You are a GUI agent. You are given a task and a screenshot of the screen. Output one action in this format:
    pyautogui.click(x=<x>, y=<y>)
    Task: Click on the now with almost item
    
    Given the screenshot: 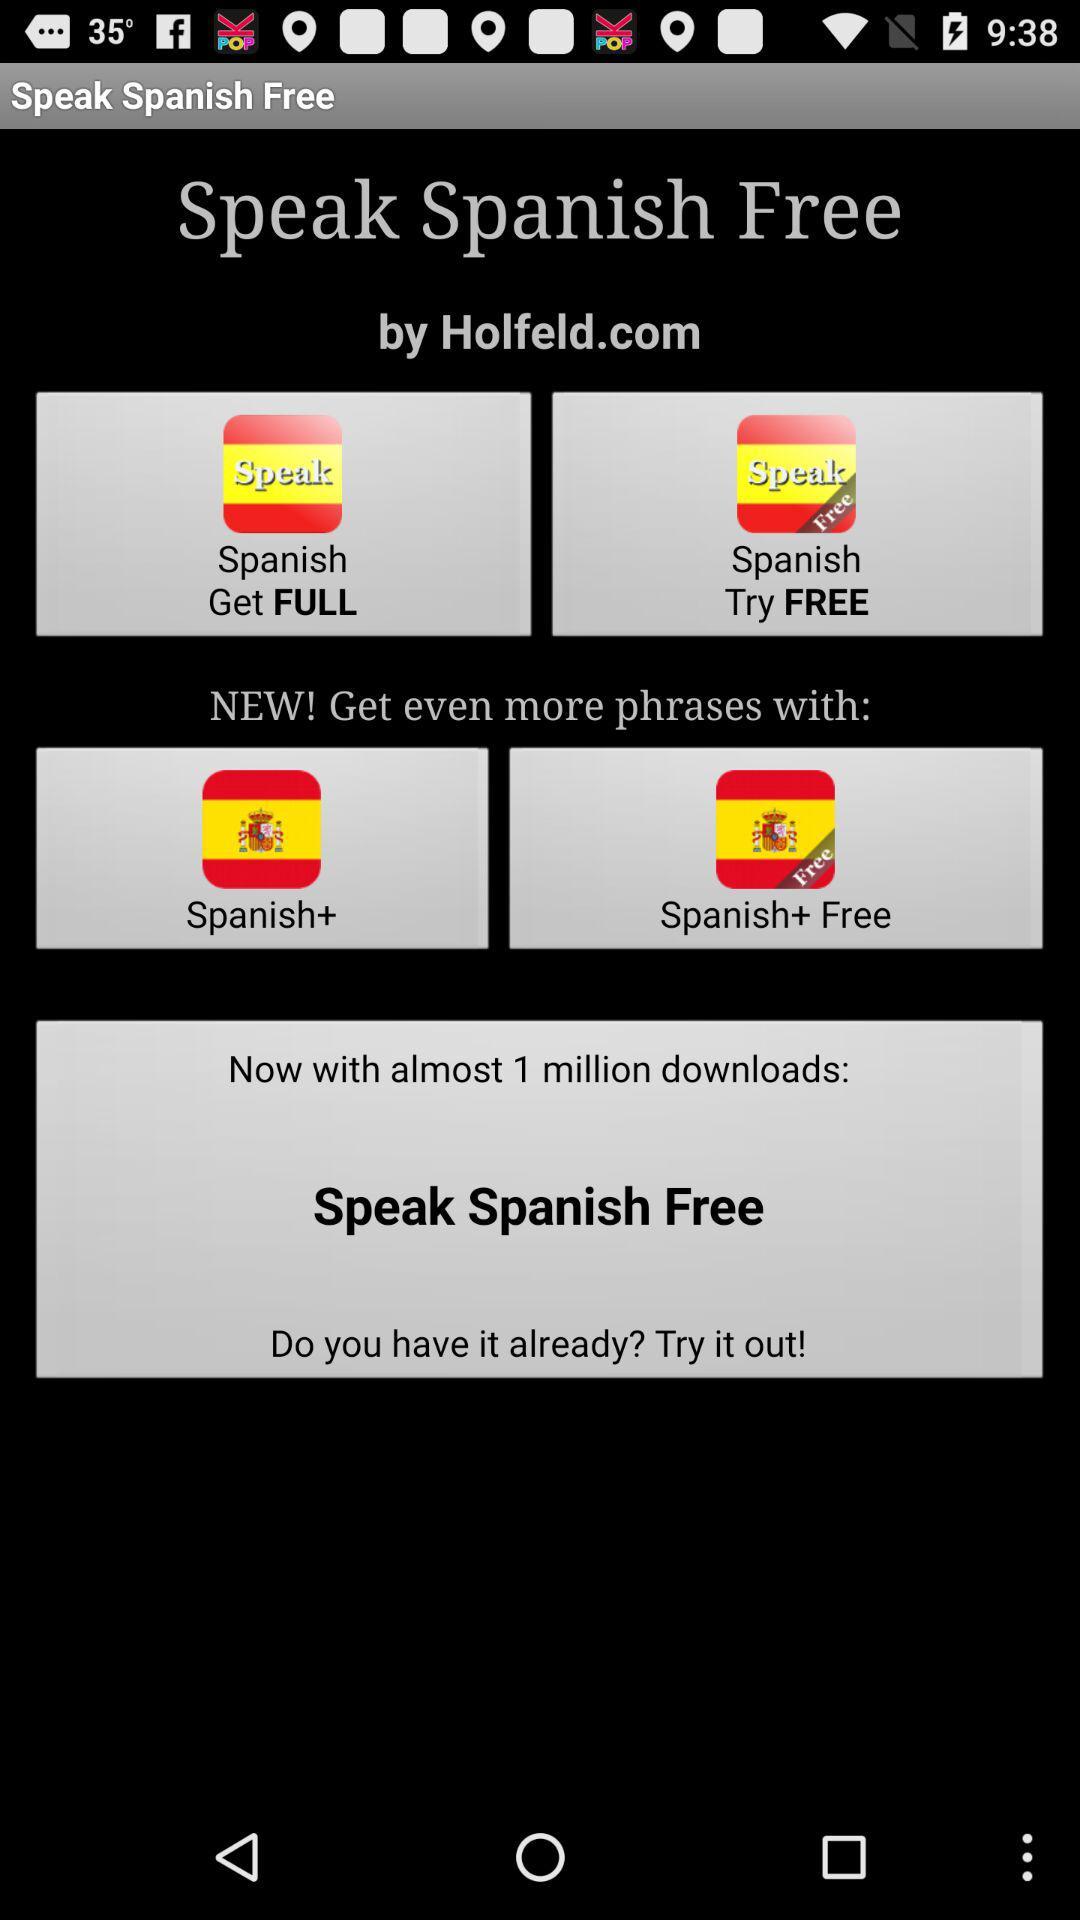 What is the action you would take?
    pyautogui.click(x=540, y=1204)
    